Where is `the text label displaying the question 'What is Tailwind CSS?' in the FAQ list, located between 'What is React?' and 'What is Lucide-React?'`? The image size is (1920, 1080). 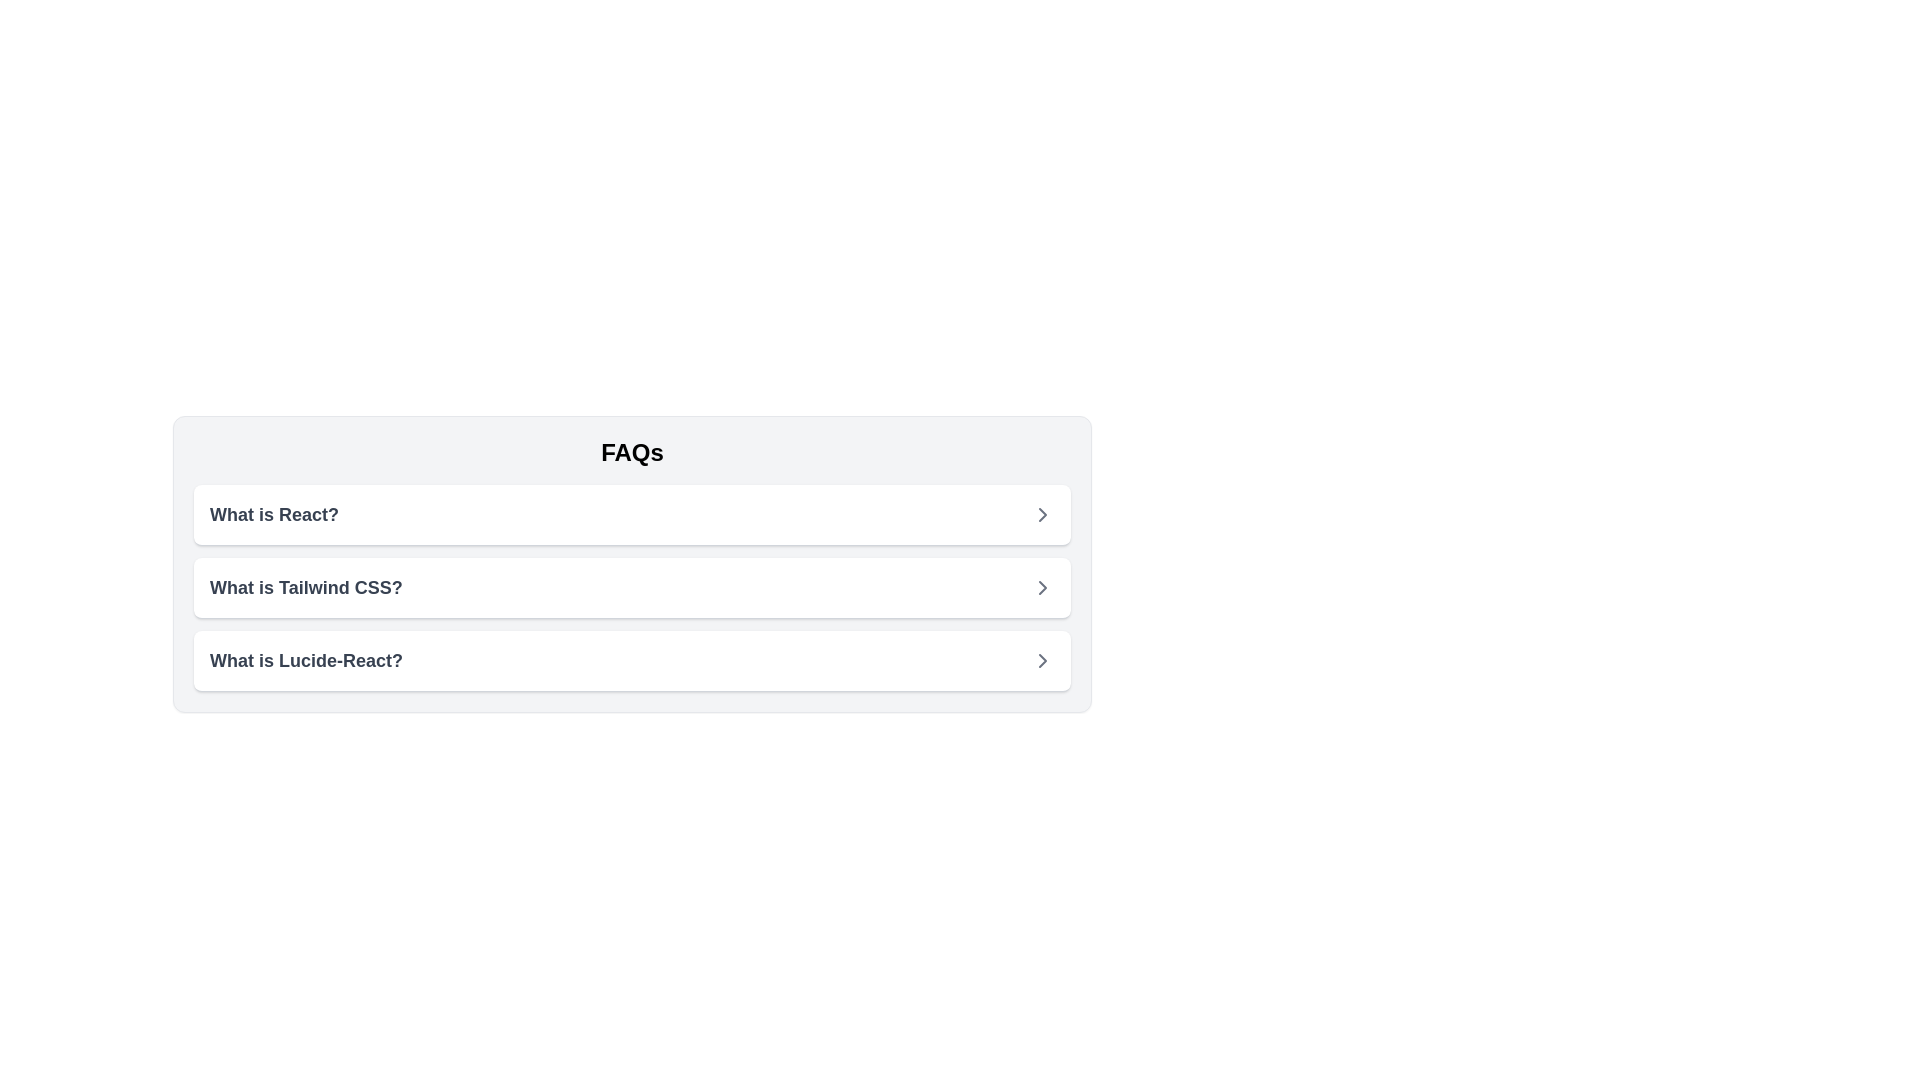
the text label displaying the question 'What is Tailwind CSS?' in the FAQ list, located between 'What is React?' and 'What is Lucide-React?' is located at coordinates (305, 586).